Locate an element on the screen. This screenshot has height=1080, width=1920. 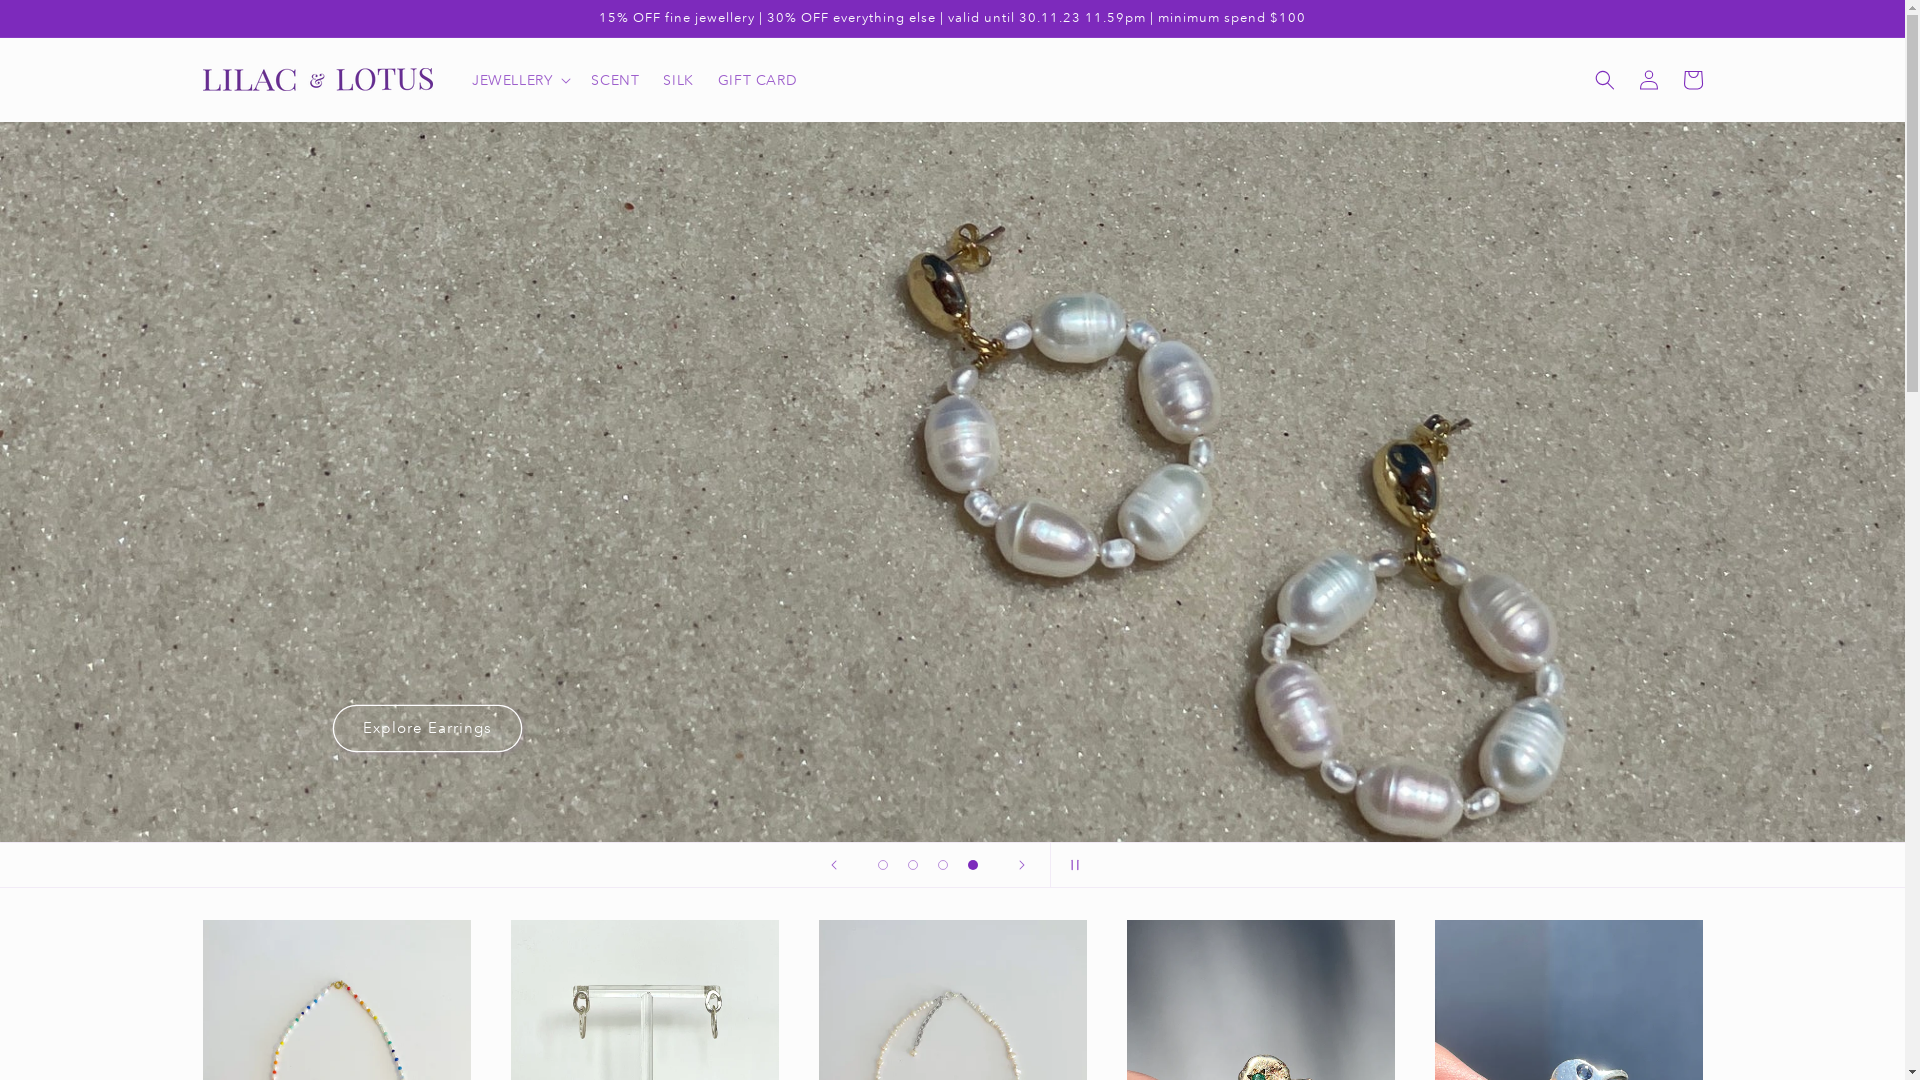
'SILK' is located at coordinates (677, 79).